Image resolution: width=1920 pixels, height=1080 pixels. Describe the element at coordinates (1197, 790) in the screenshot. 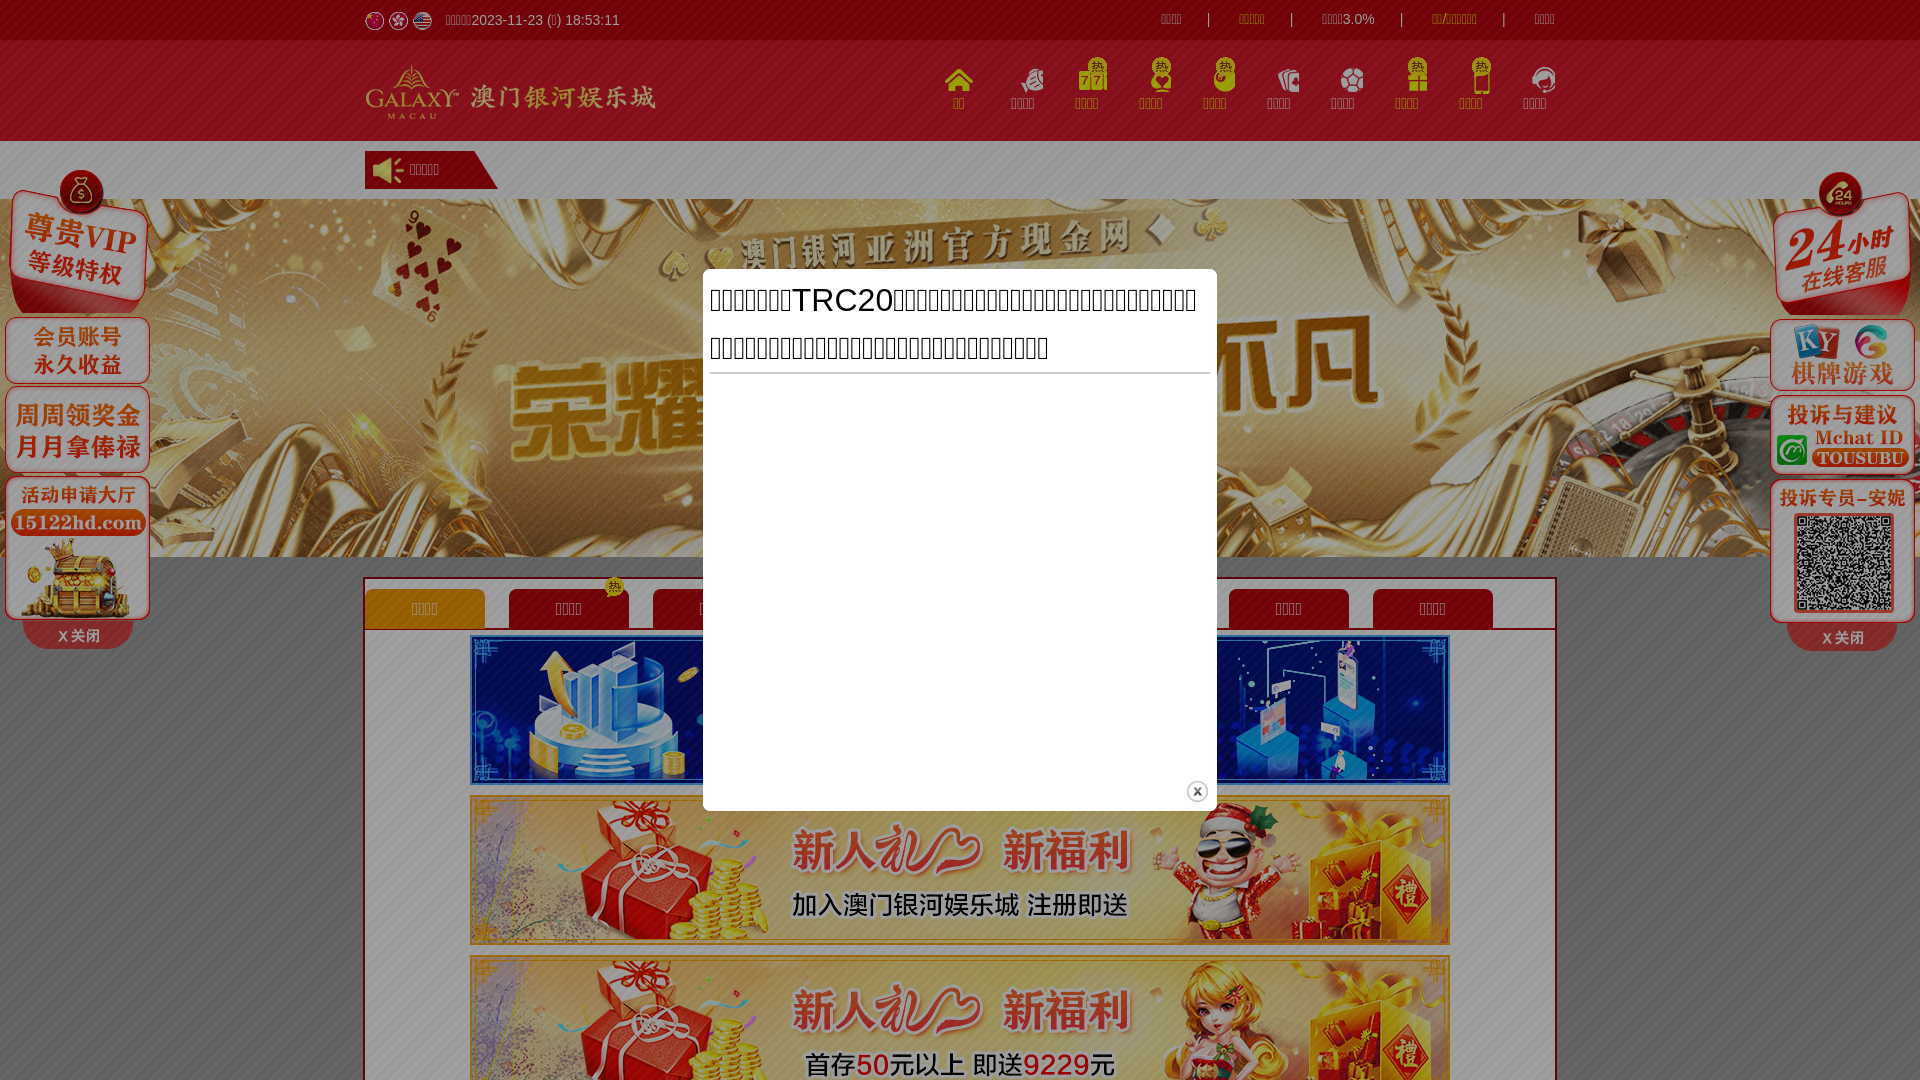

I see `'close'` at that location.